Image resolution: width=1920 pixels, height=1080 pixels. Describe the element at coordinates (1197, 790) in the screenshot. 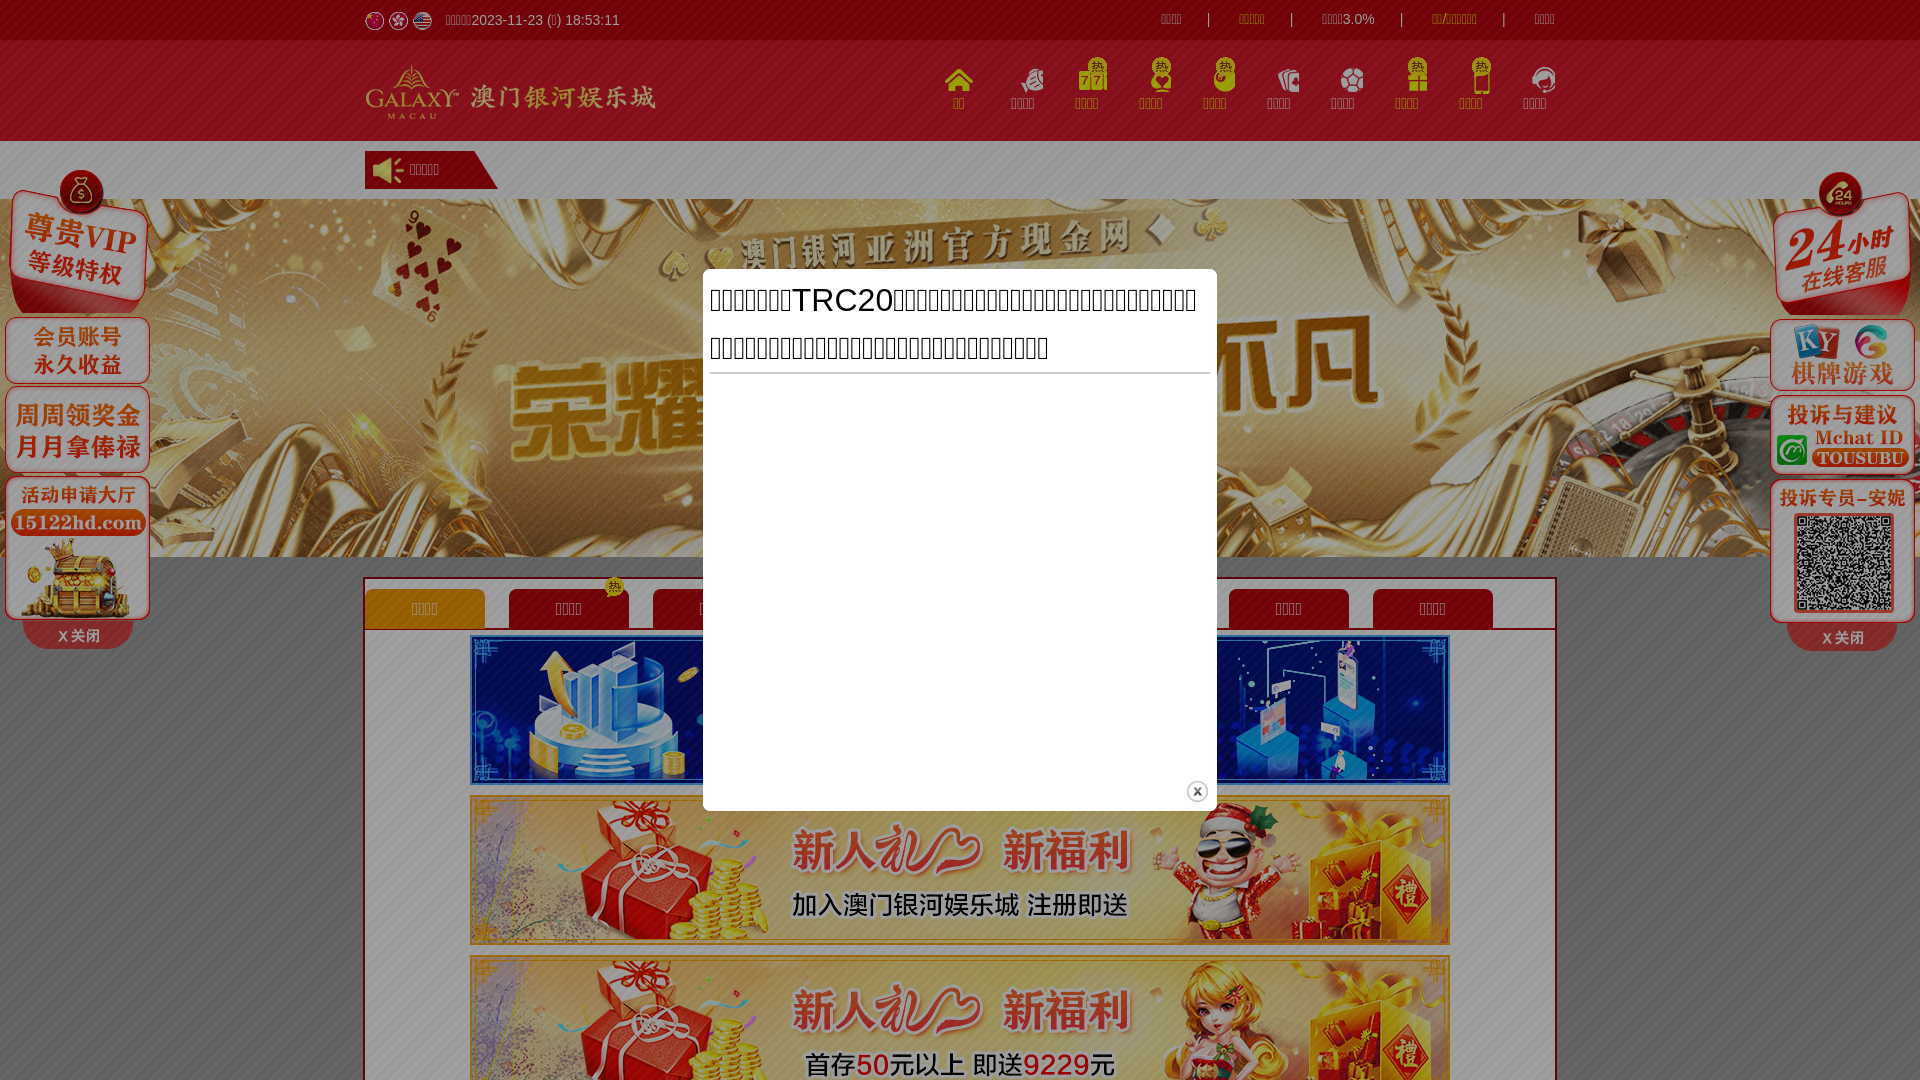

I see `'close'` at that location.